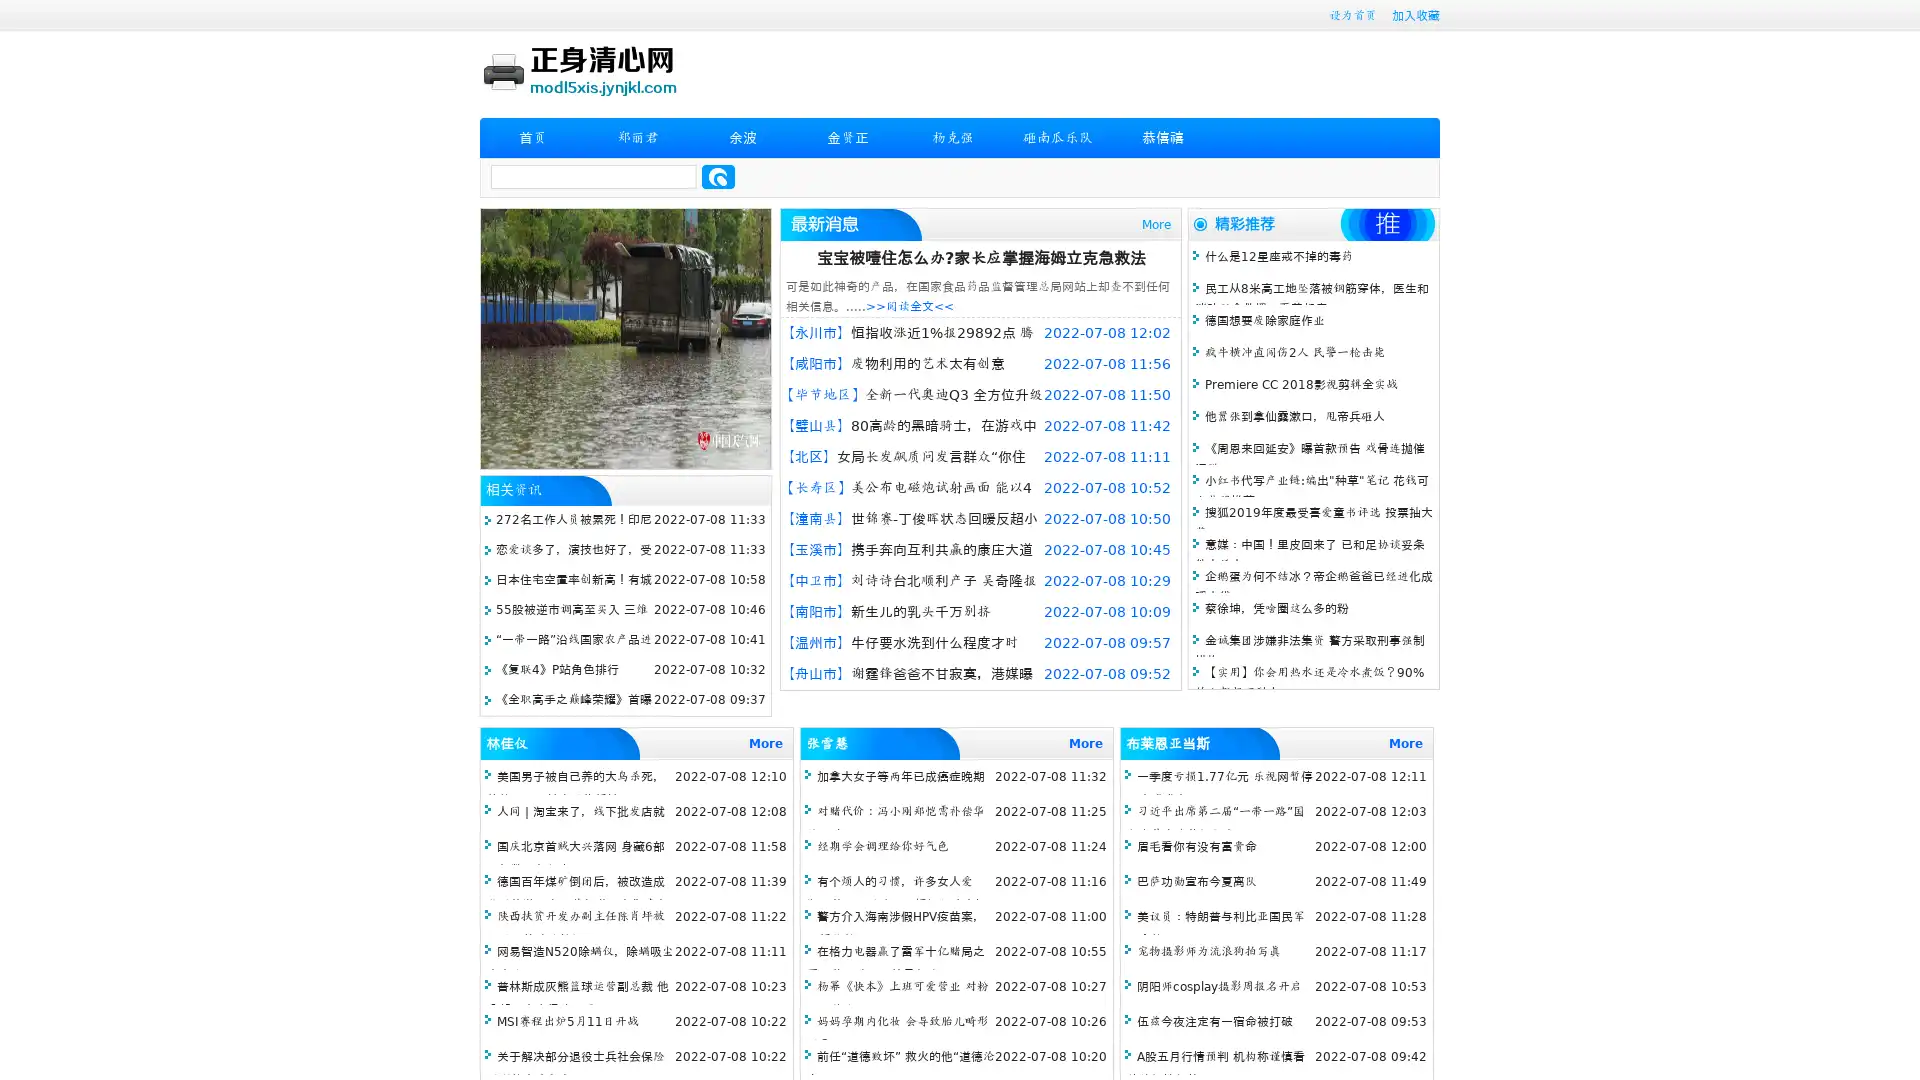 This screenshot has height=1080, width=1920. What do you see at coordinates (718, 176) in the screenshot?
I see `Search` at bounding box center [718, 176].